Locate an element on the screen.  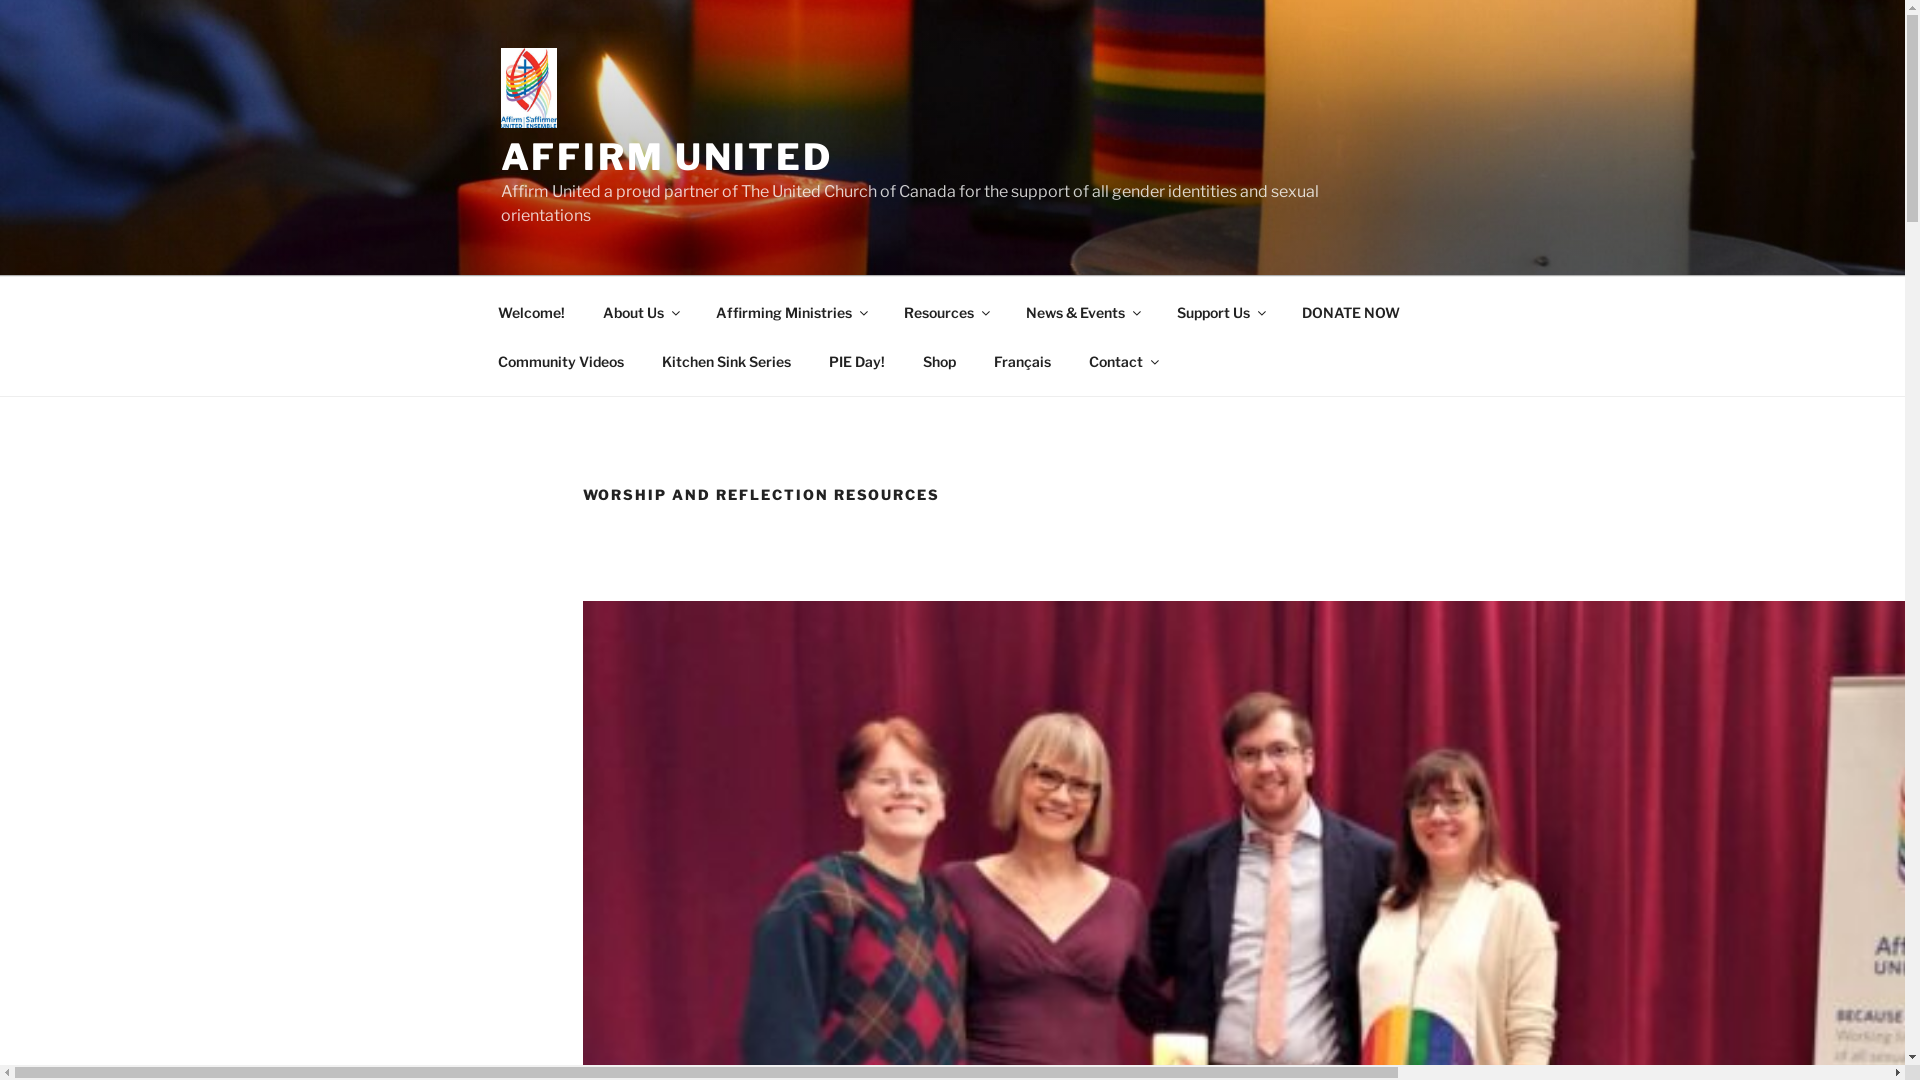
'Affirming Ministries' is located at coordinates (789, 312).